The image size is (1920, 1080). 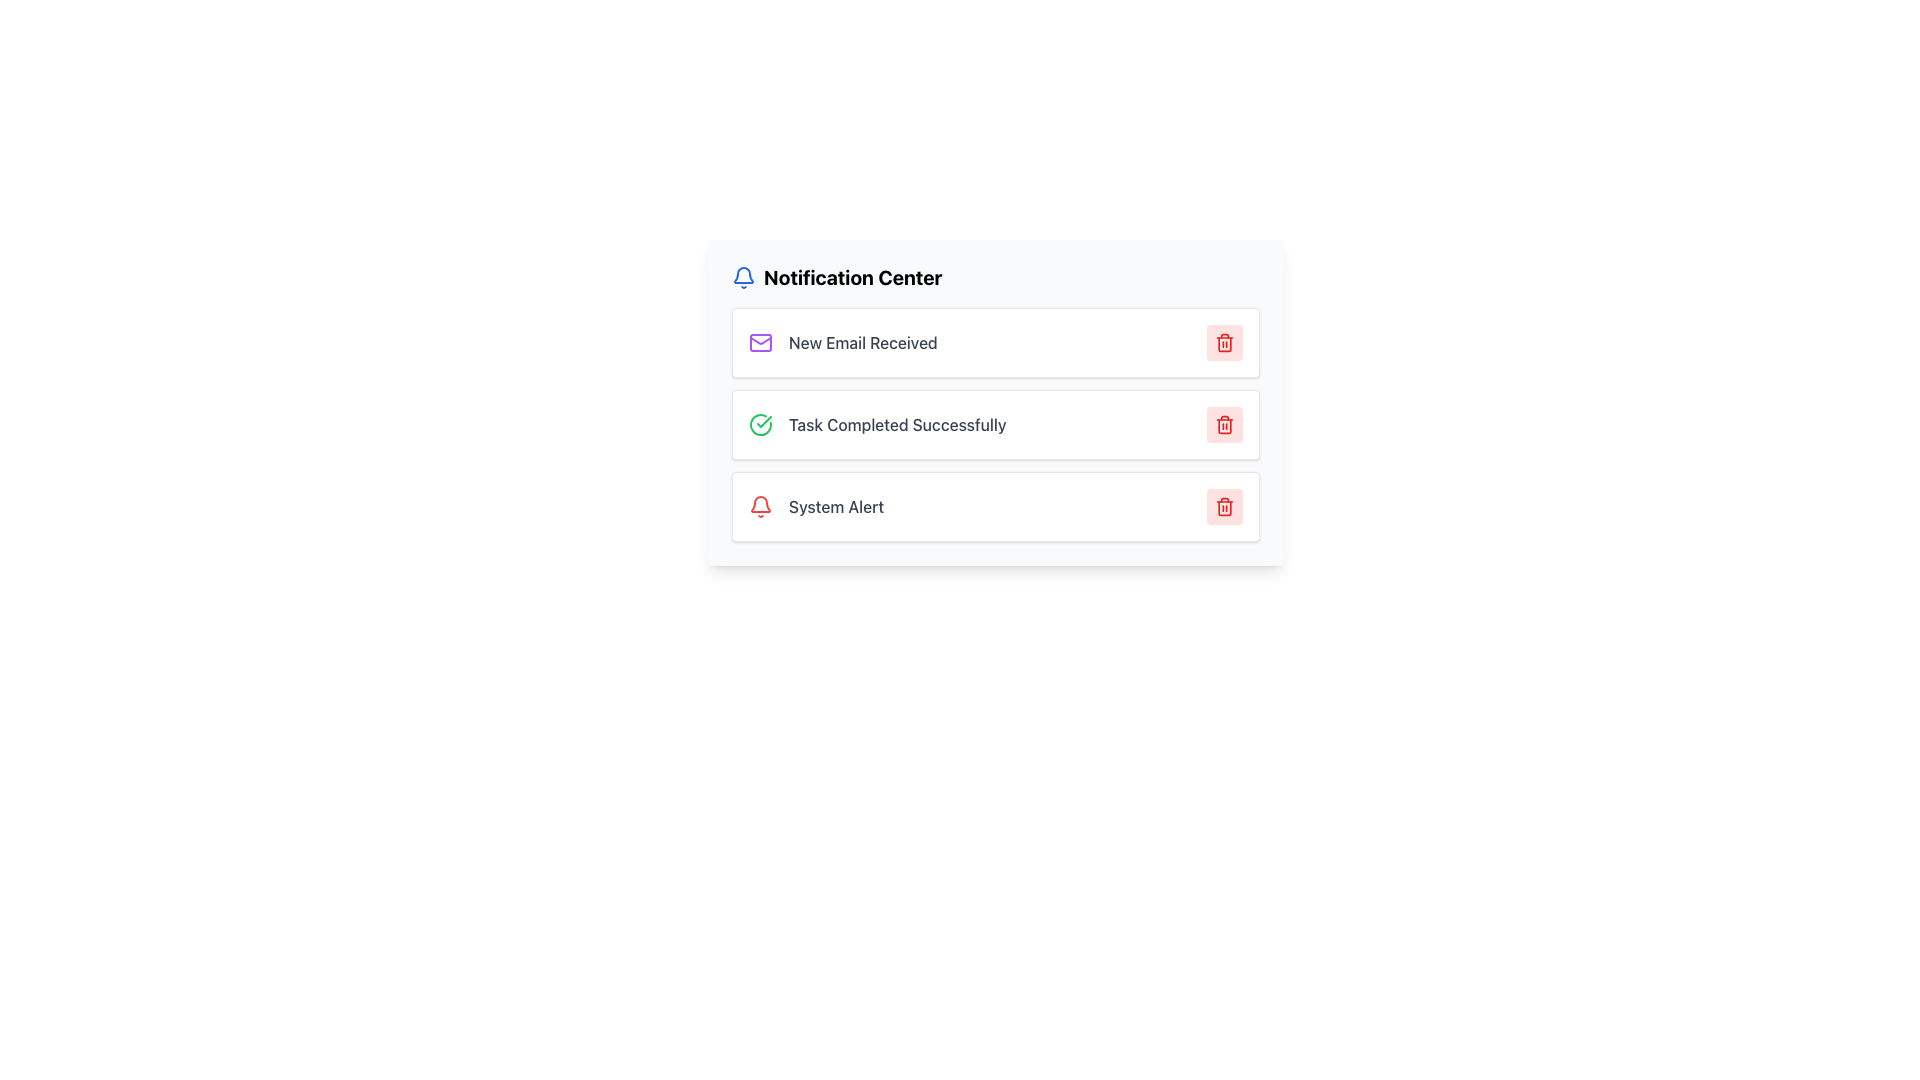 What do you see at coordinates (763, 420) in the screenshot?
I see `the checkmark icon indicating successful completion of a task within the 'Task Completed Successfully' notification row` at bounding box center [763, 420].